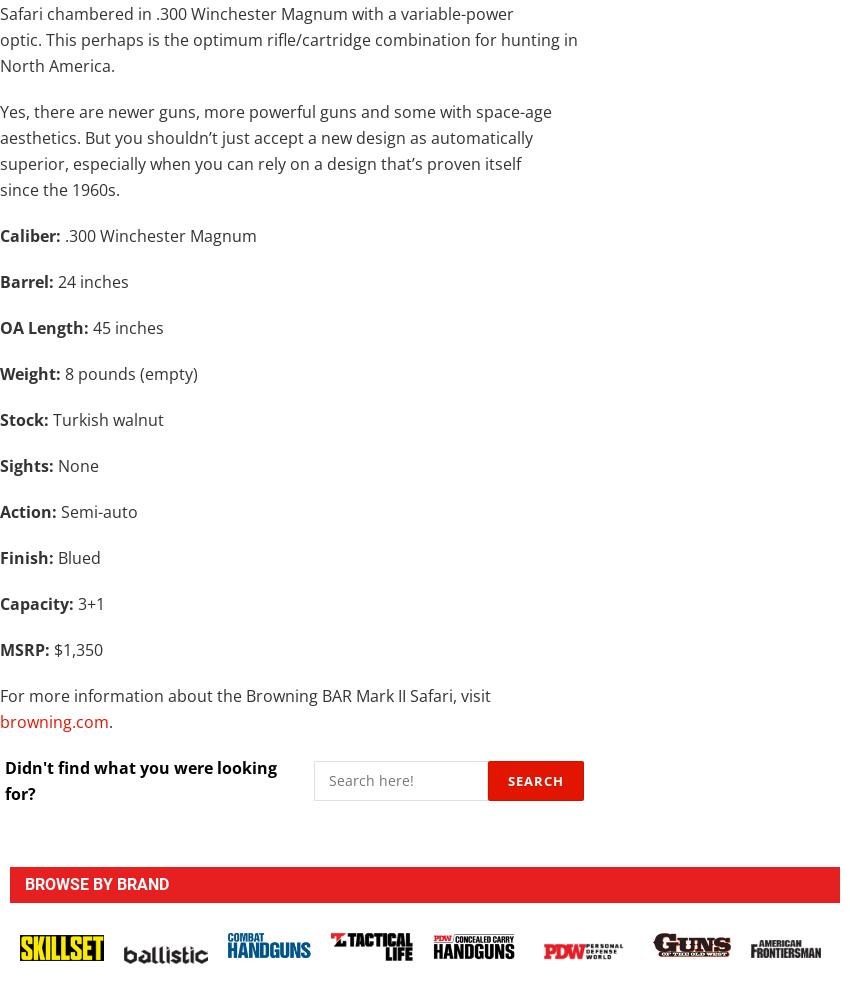 This screenshot has height=981, width=850. I want to click on 'Caliber:', so click(0, 234).